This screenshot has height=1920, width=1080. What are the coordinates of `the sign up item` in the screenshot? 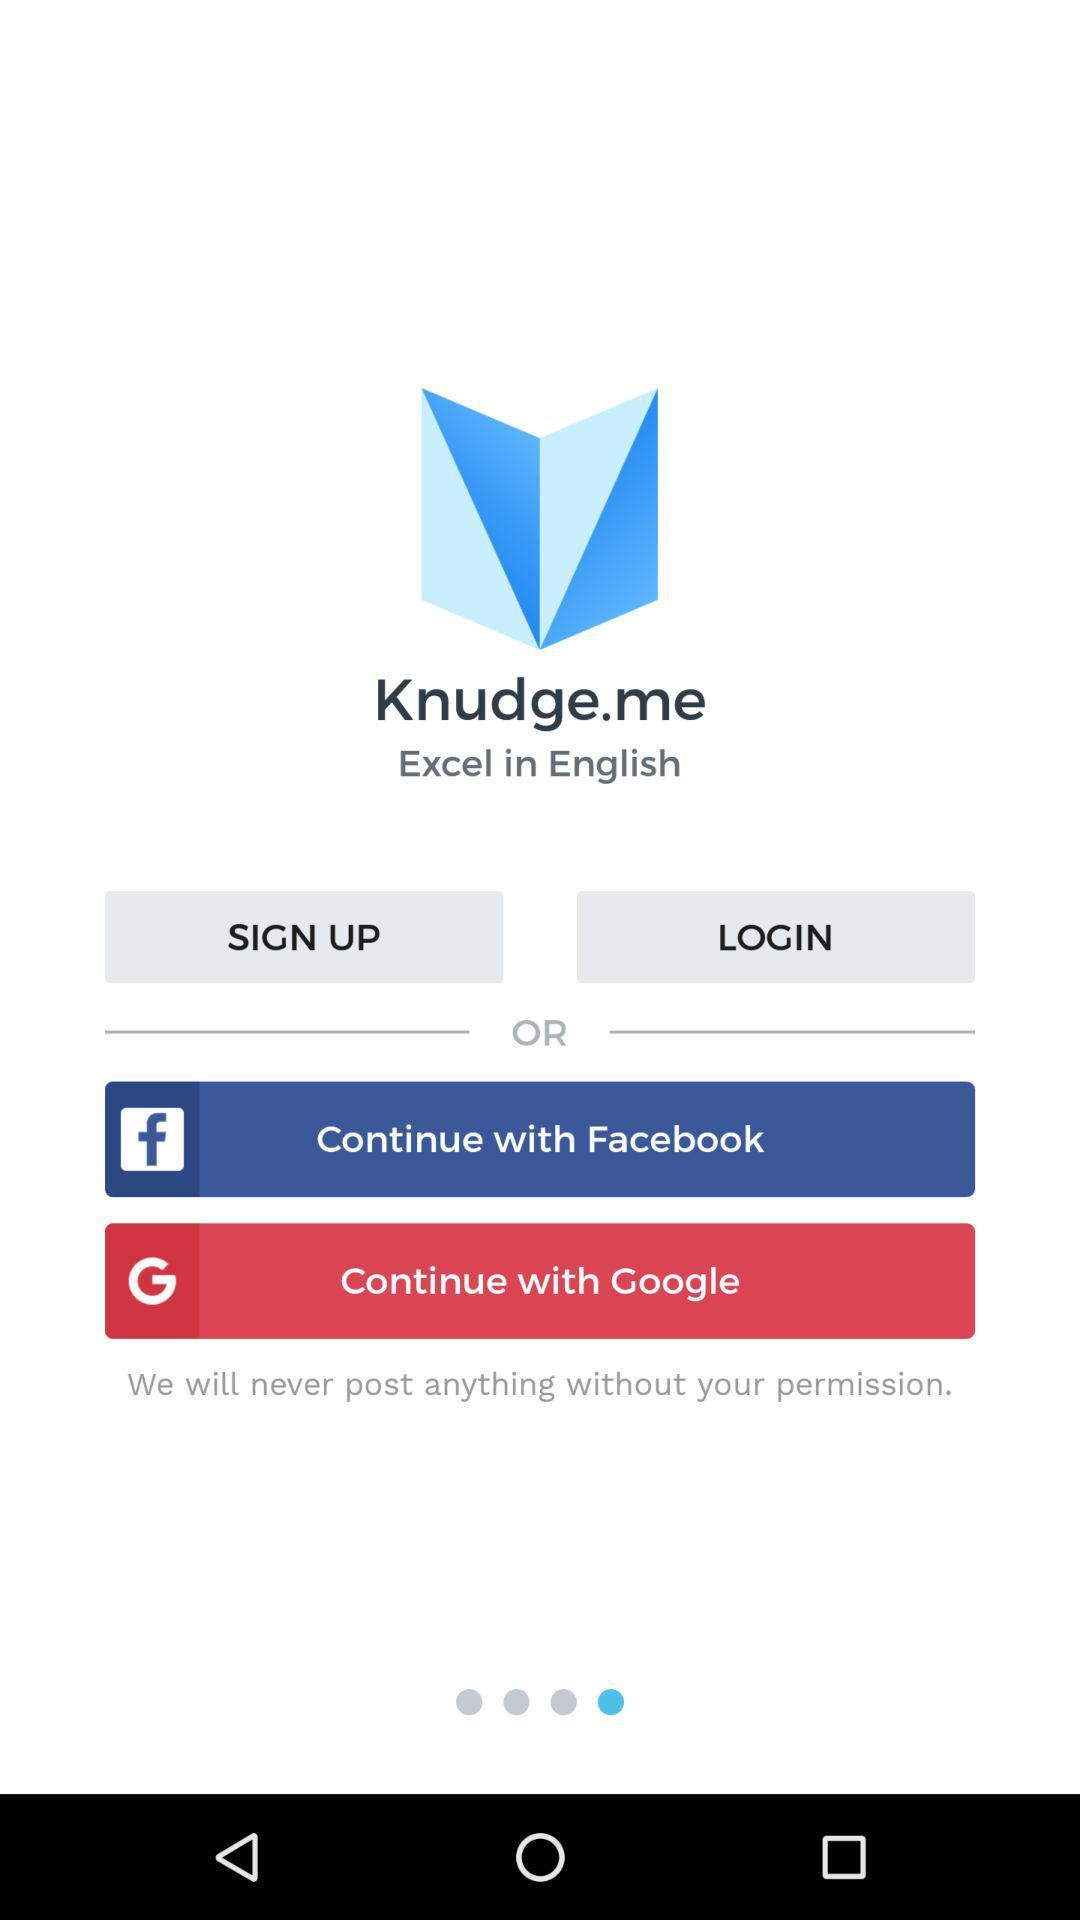 It's located at (304, 936).